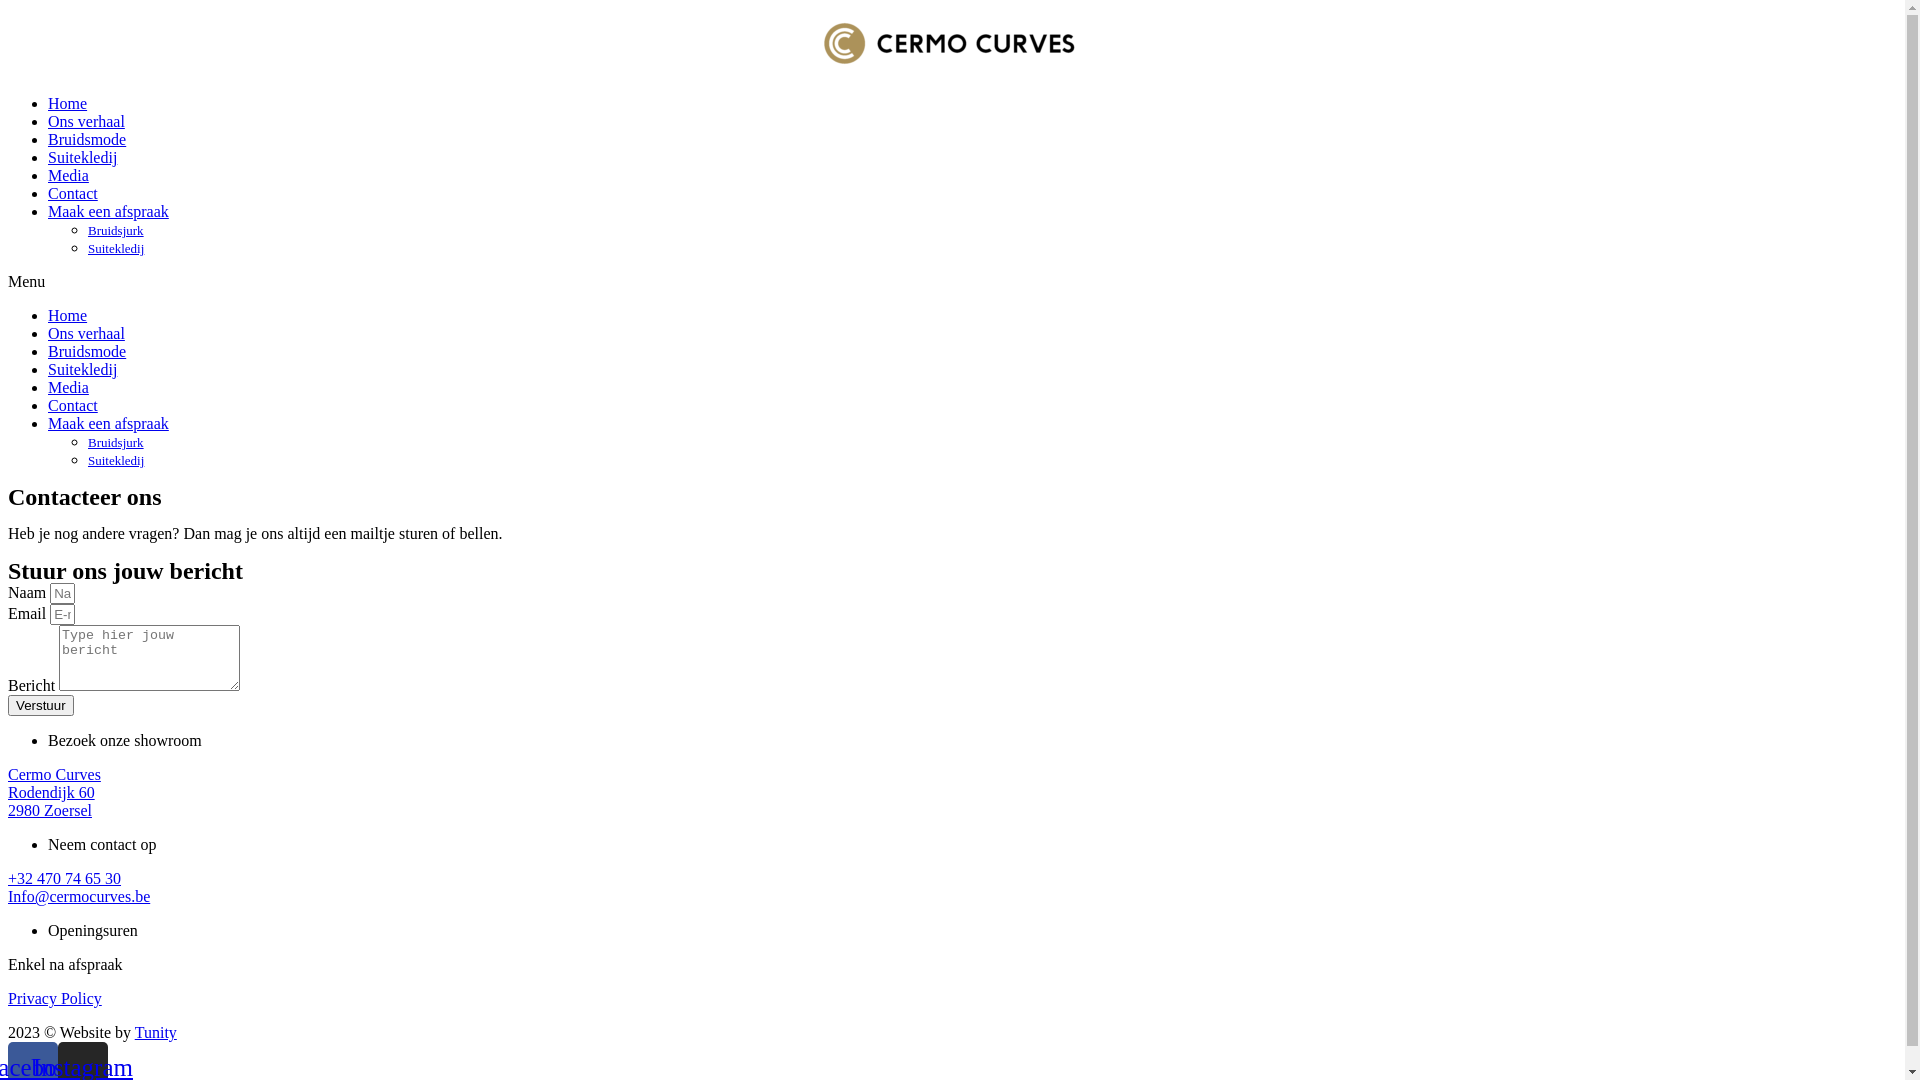 This screenshot has height=1080, width=1920. Describe the element at coordinates (54, 773) in the screenshot. I see `'Cermo Curves'` at that location.